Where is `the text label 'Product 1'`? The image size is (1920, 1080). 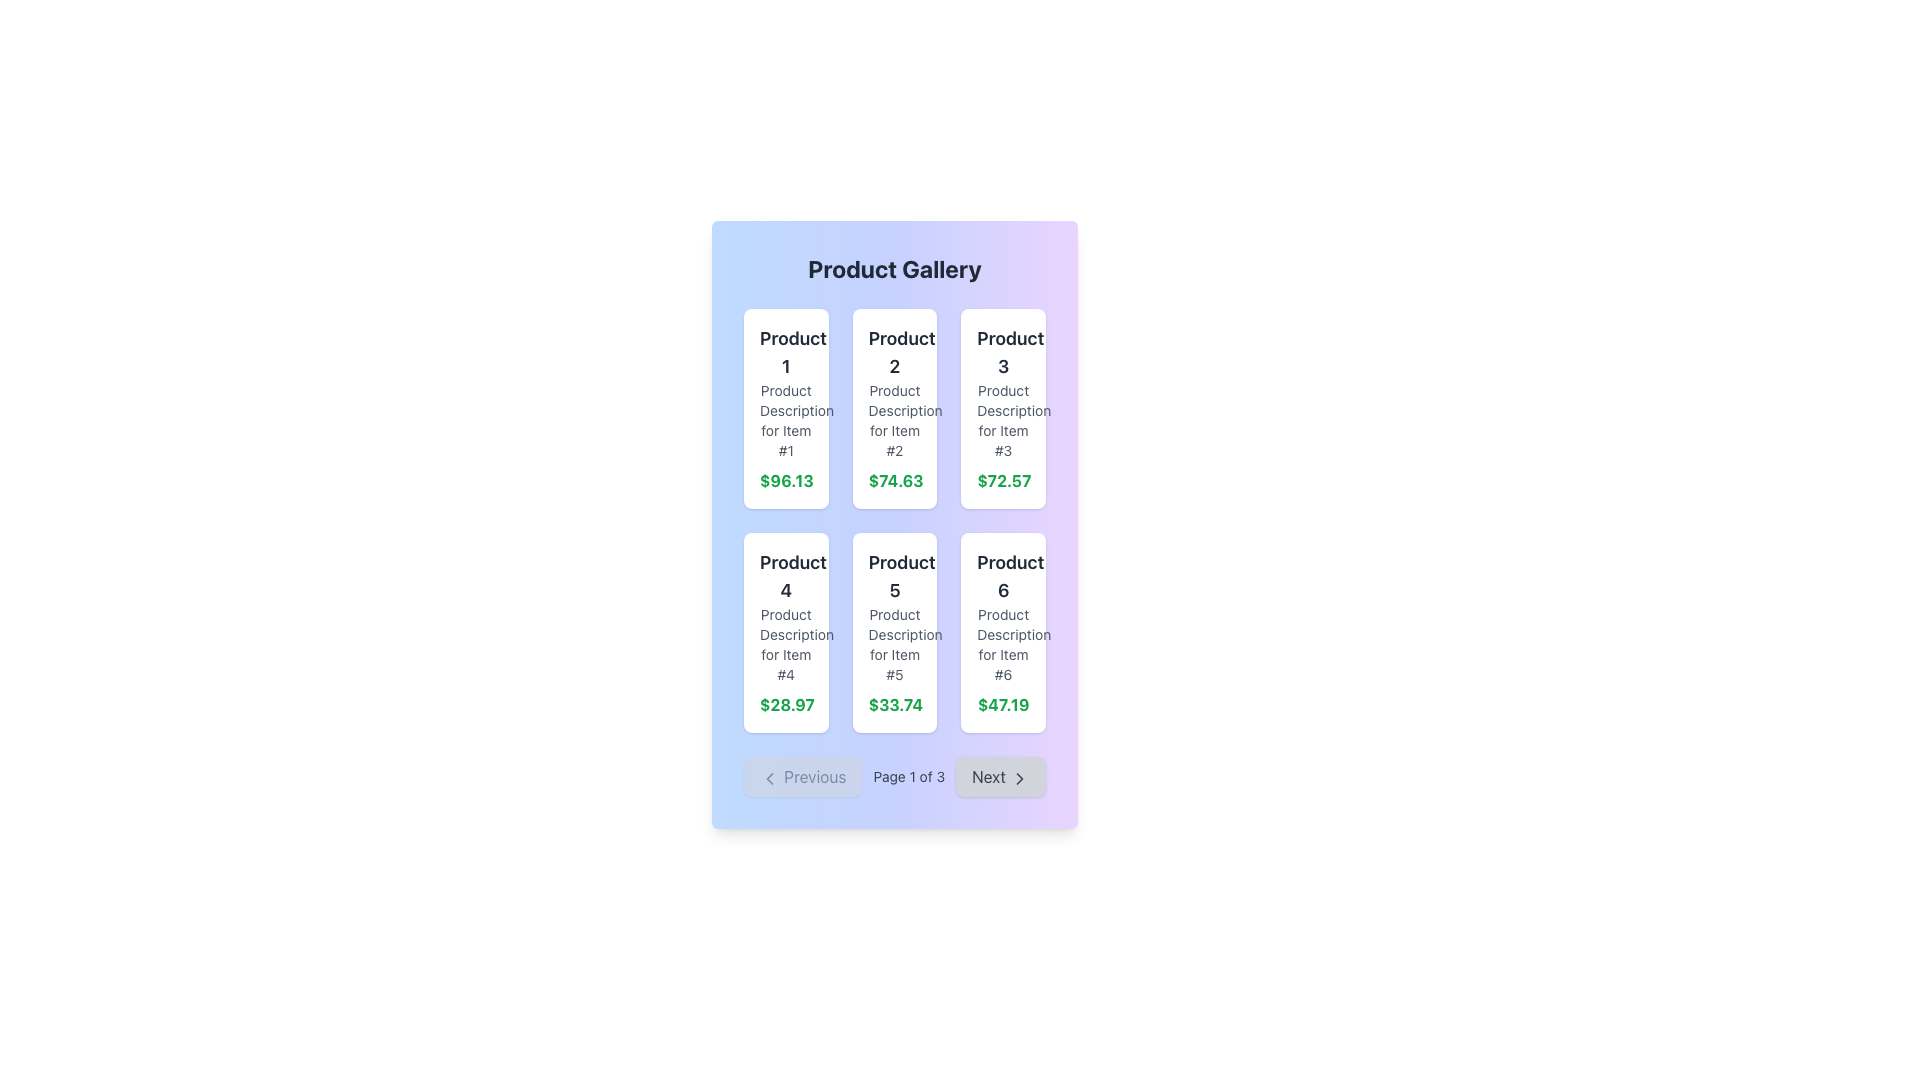
the text label 'Product 1' is located at coordinates (785, 352).